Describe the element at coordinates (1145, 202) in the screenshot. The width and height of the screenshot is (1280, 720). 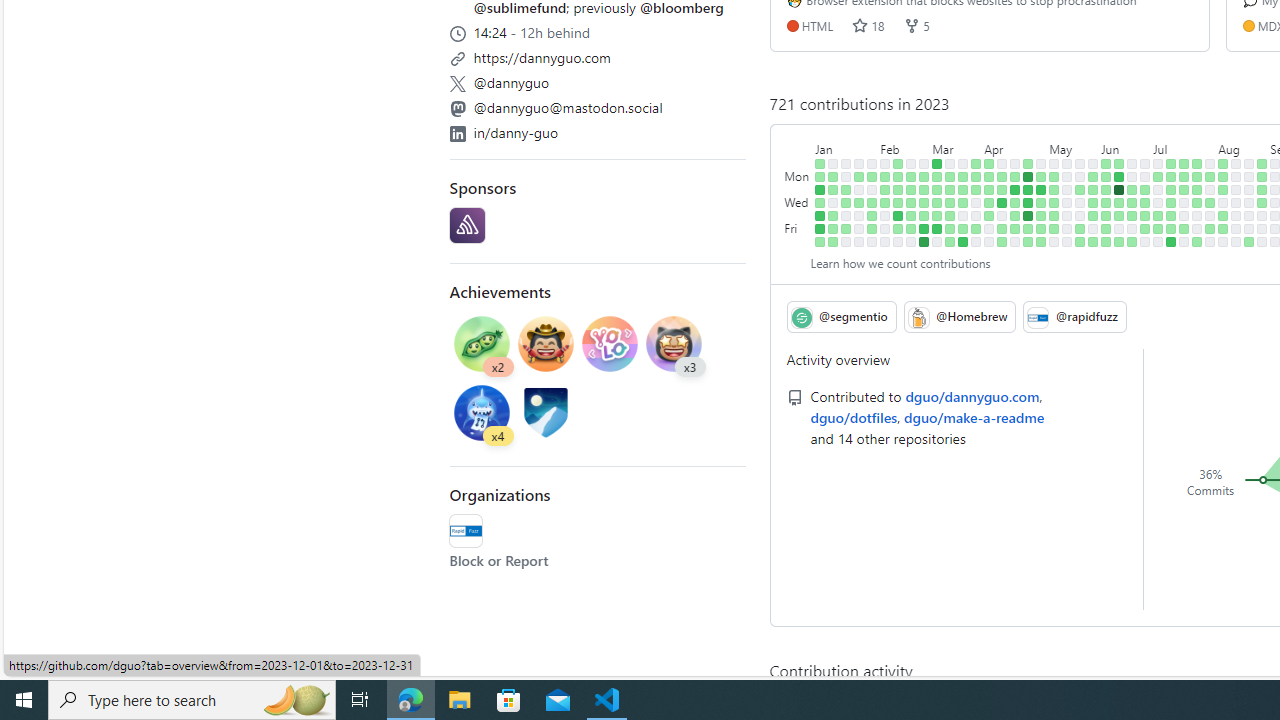
I see `'1 contribution on June 28th.'` at that location.